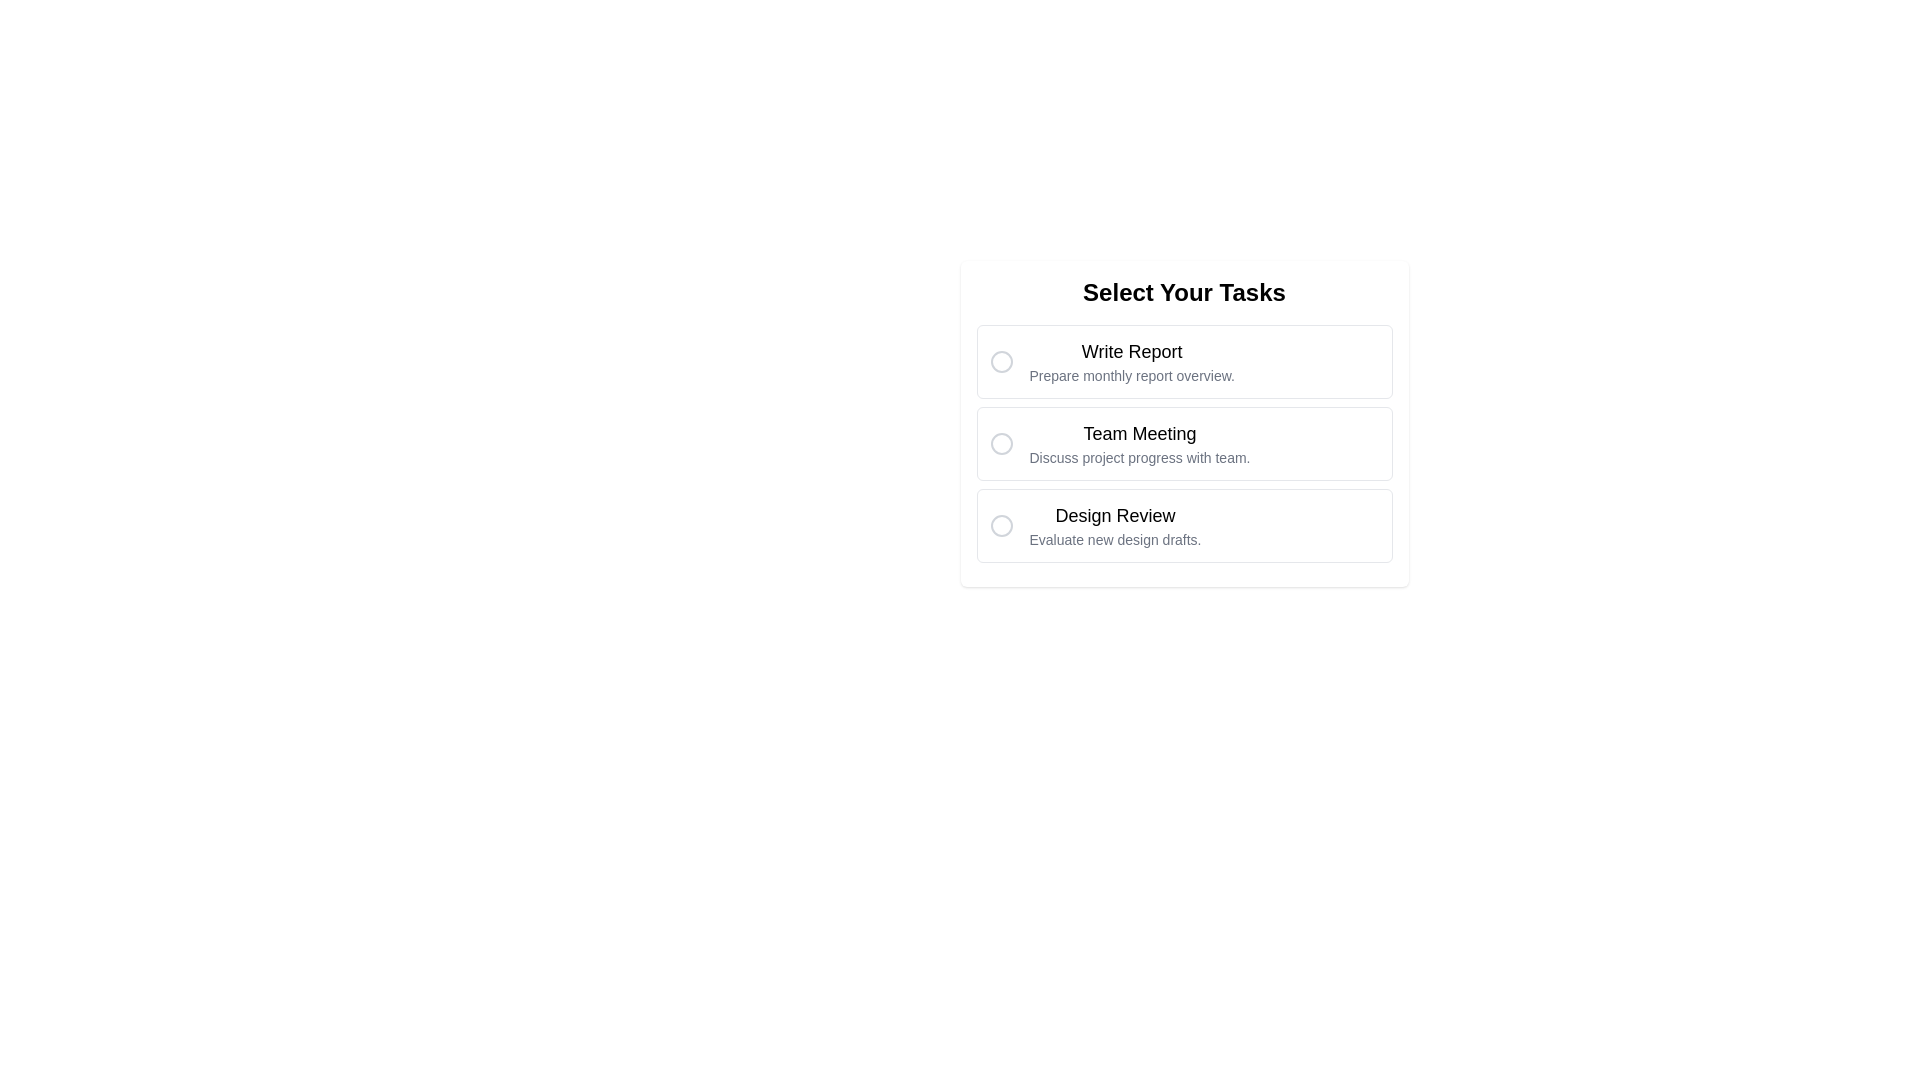  I want to click on the radio button, so click(1184, 442).